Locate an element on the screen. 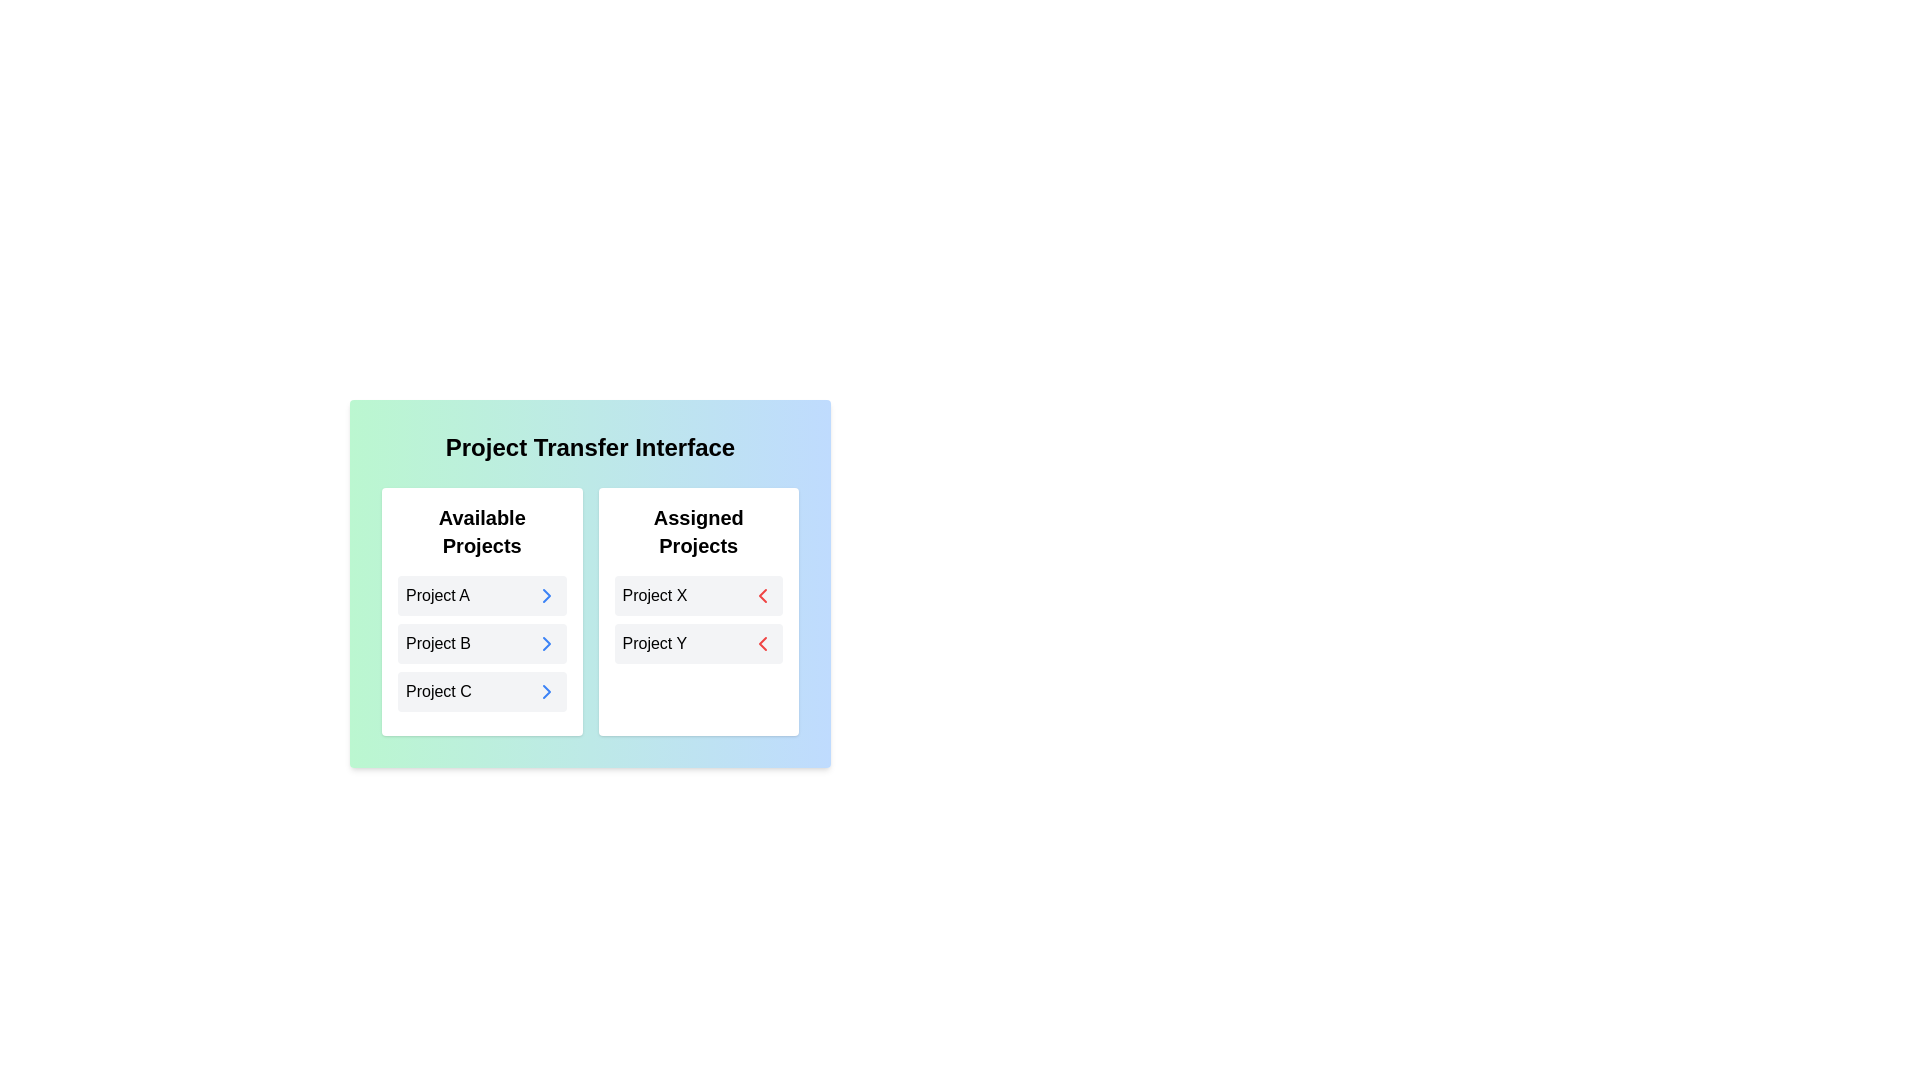 Image resolution: width=1920 pixels, height=1080 pixels. the project rows in the 'Assigned Projects' section, which contains 'Project X' and 'Project Y' with a left-pointing red chevron icon is located at coordinates (698, 619).